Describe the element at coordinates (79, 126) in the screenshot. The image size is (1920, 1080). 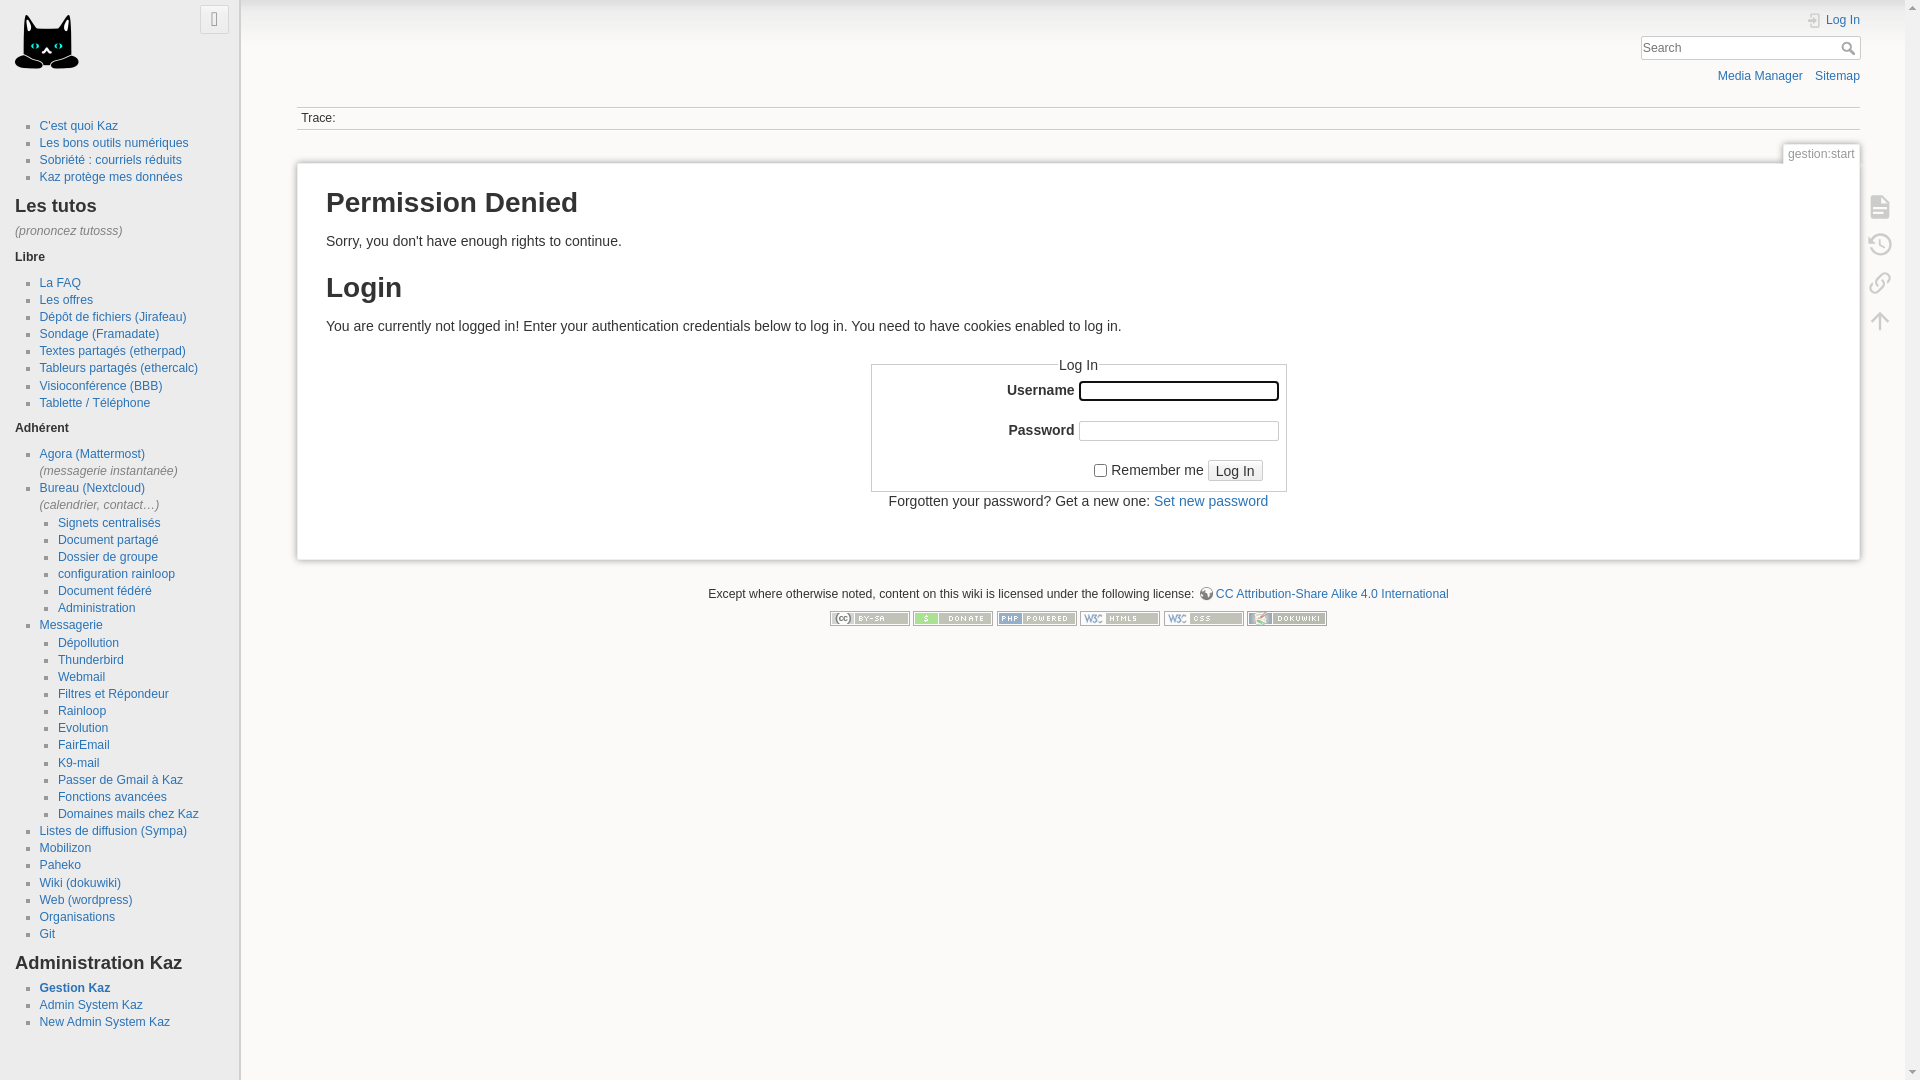
I see `'C'est quoi Kaz'` at that location.